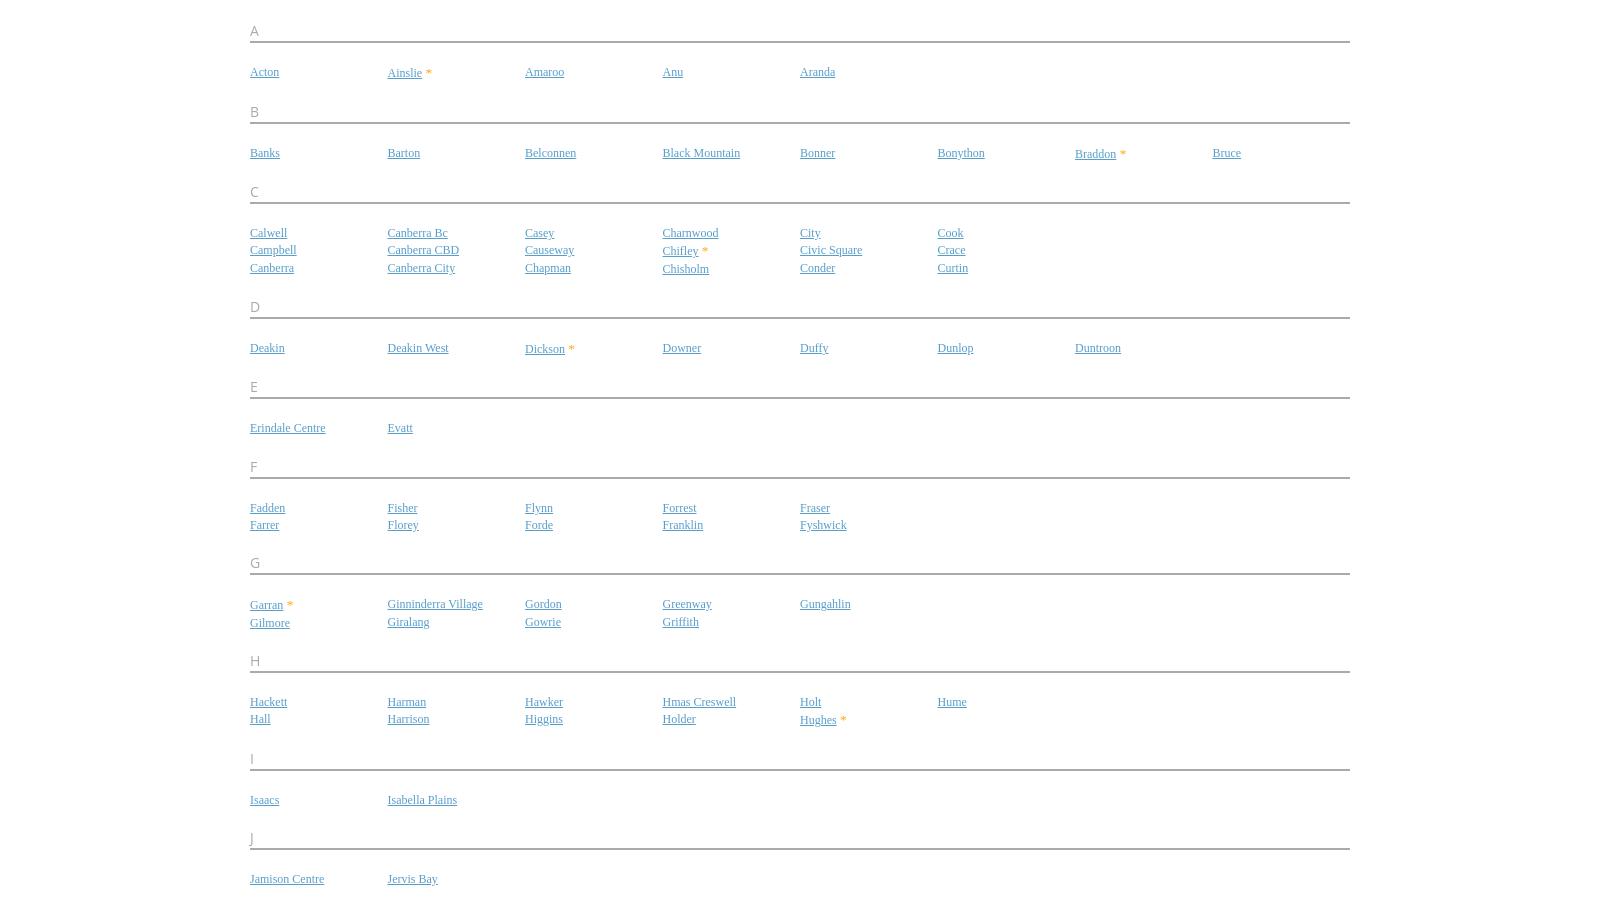 This screenshot has width=1600, height=911. Describe the element at coordinates (800, 248) in the screenshot. I see `'Civic Square'` at that location.